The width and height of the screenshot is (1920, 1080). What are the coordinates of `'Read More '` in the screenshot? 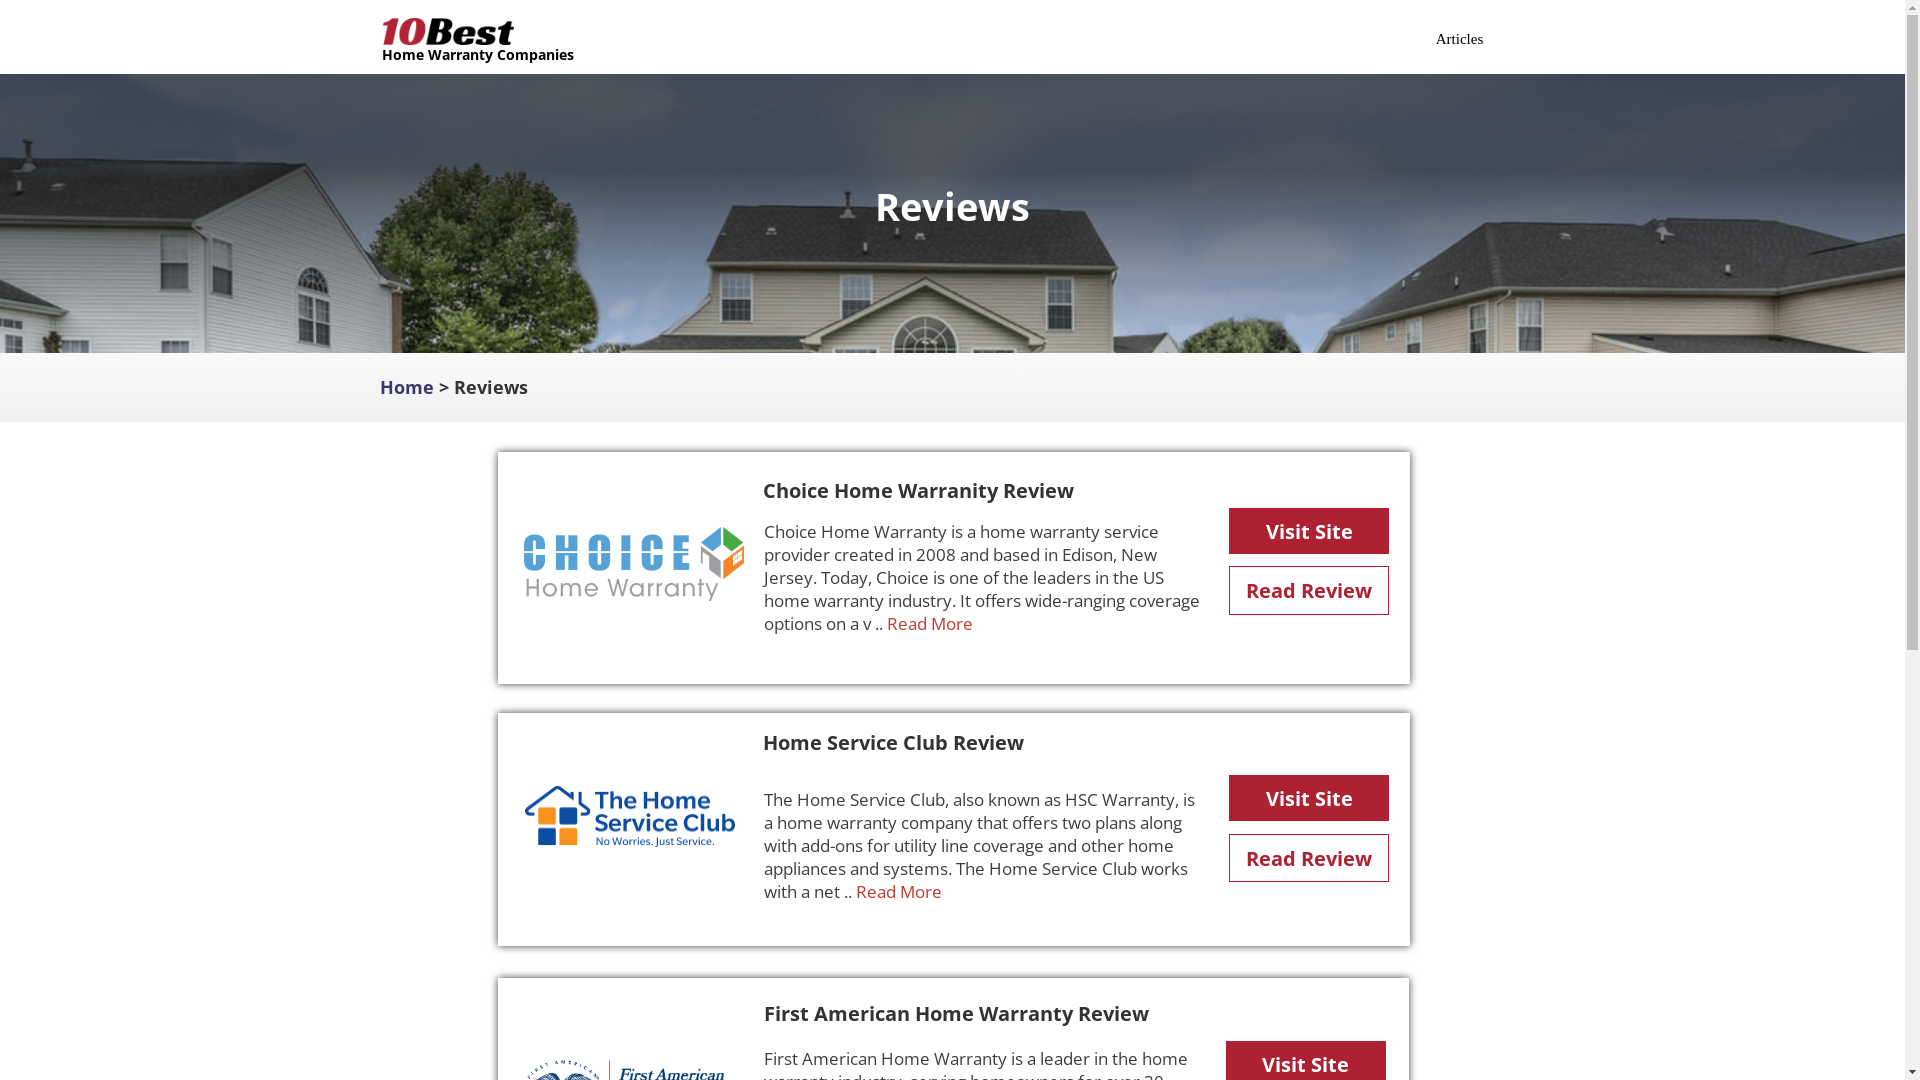 It's located at (930, 622).